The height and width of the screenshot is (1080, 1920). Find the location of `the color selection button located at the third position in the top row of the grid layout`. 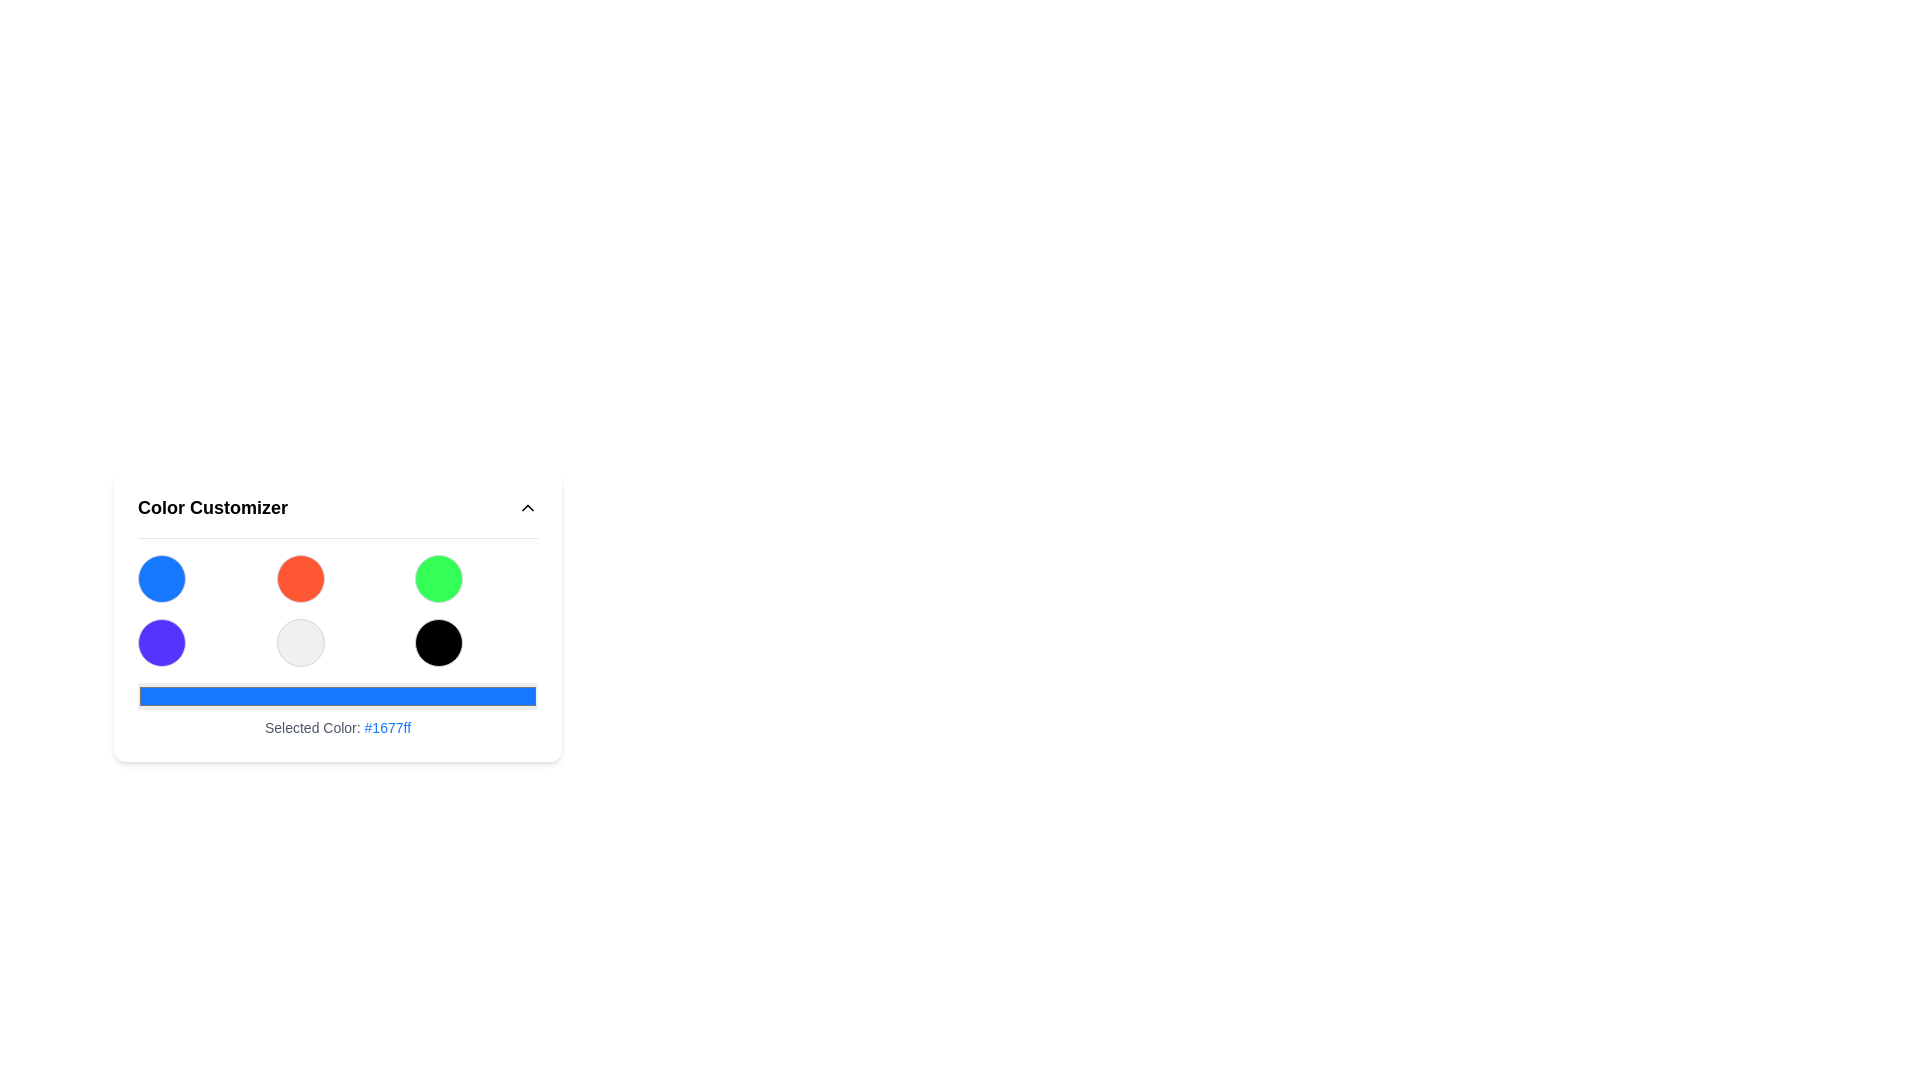

the color selection button located at the third position in the top row of the grid layout is located at coordinates (438, 578).